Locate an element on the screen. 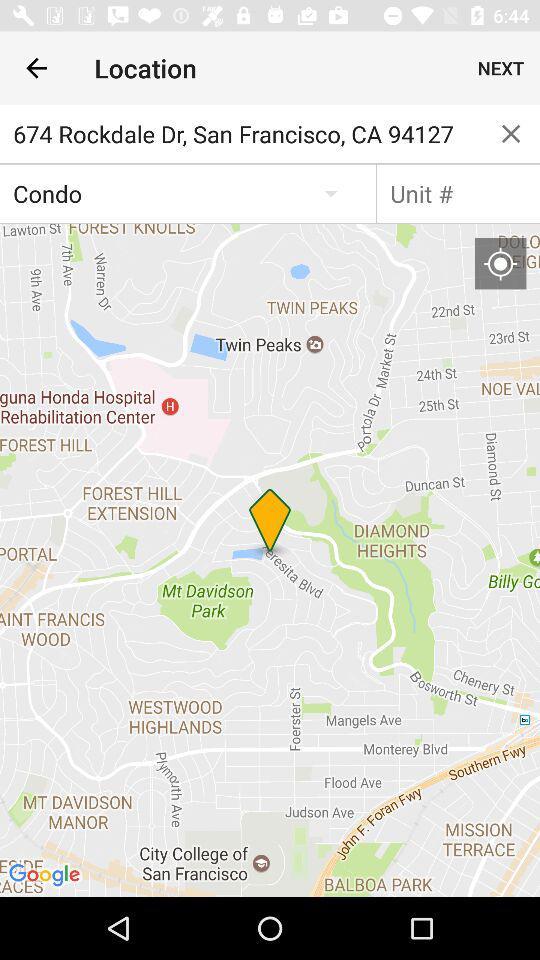 The height and width of the screenshot is (960, 540). icon next to the location is located at coordinates (36, 68).